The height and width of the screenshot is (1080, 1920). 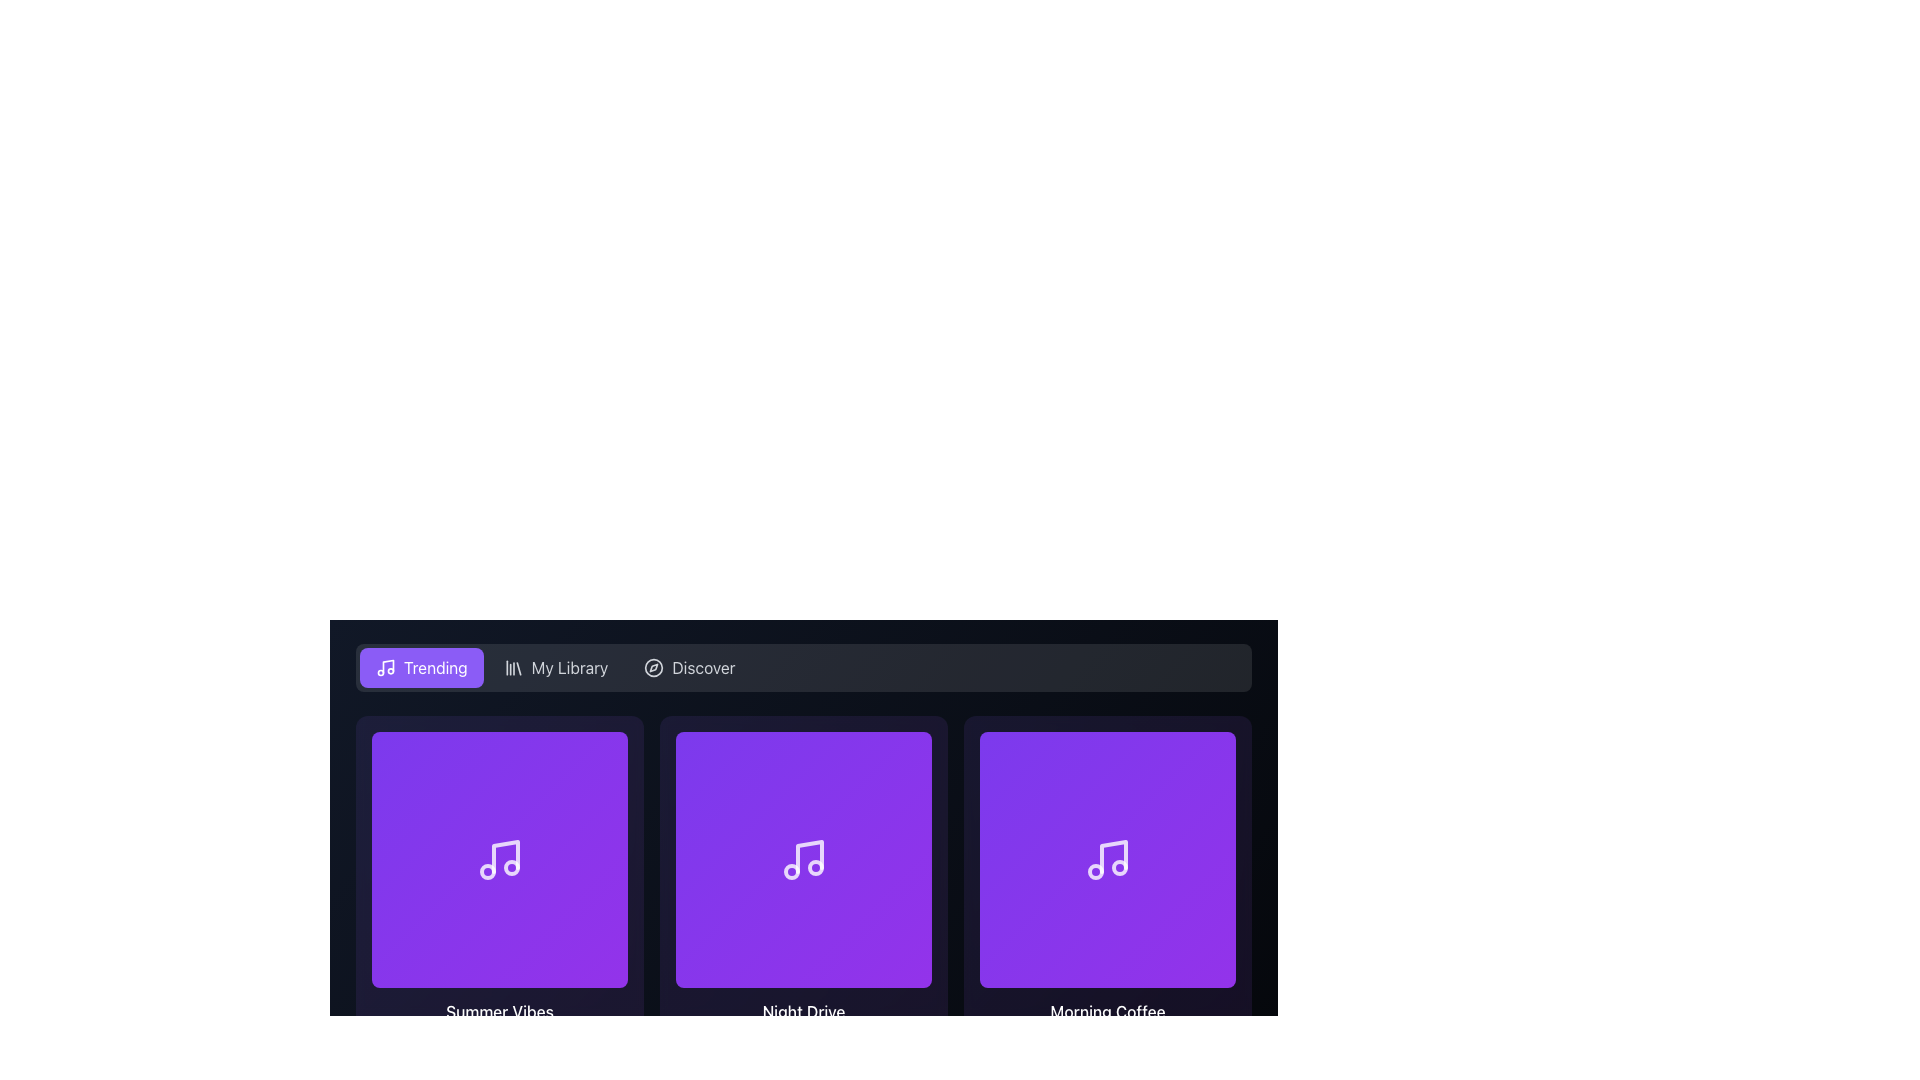 What do you see at coordinates (1107, 1011) in the screenshot?
I see `text content of the label that displays 'Morning Coffee', which is styled in white color and located below a purple square area with a music note icon` at bounding box center [1107, 1011].